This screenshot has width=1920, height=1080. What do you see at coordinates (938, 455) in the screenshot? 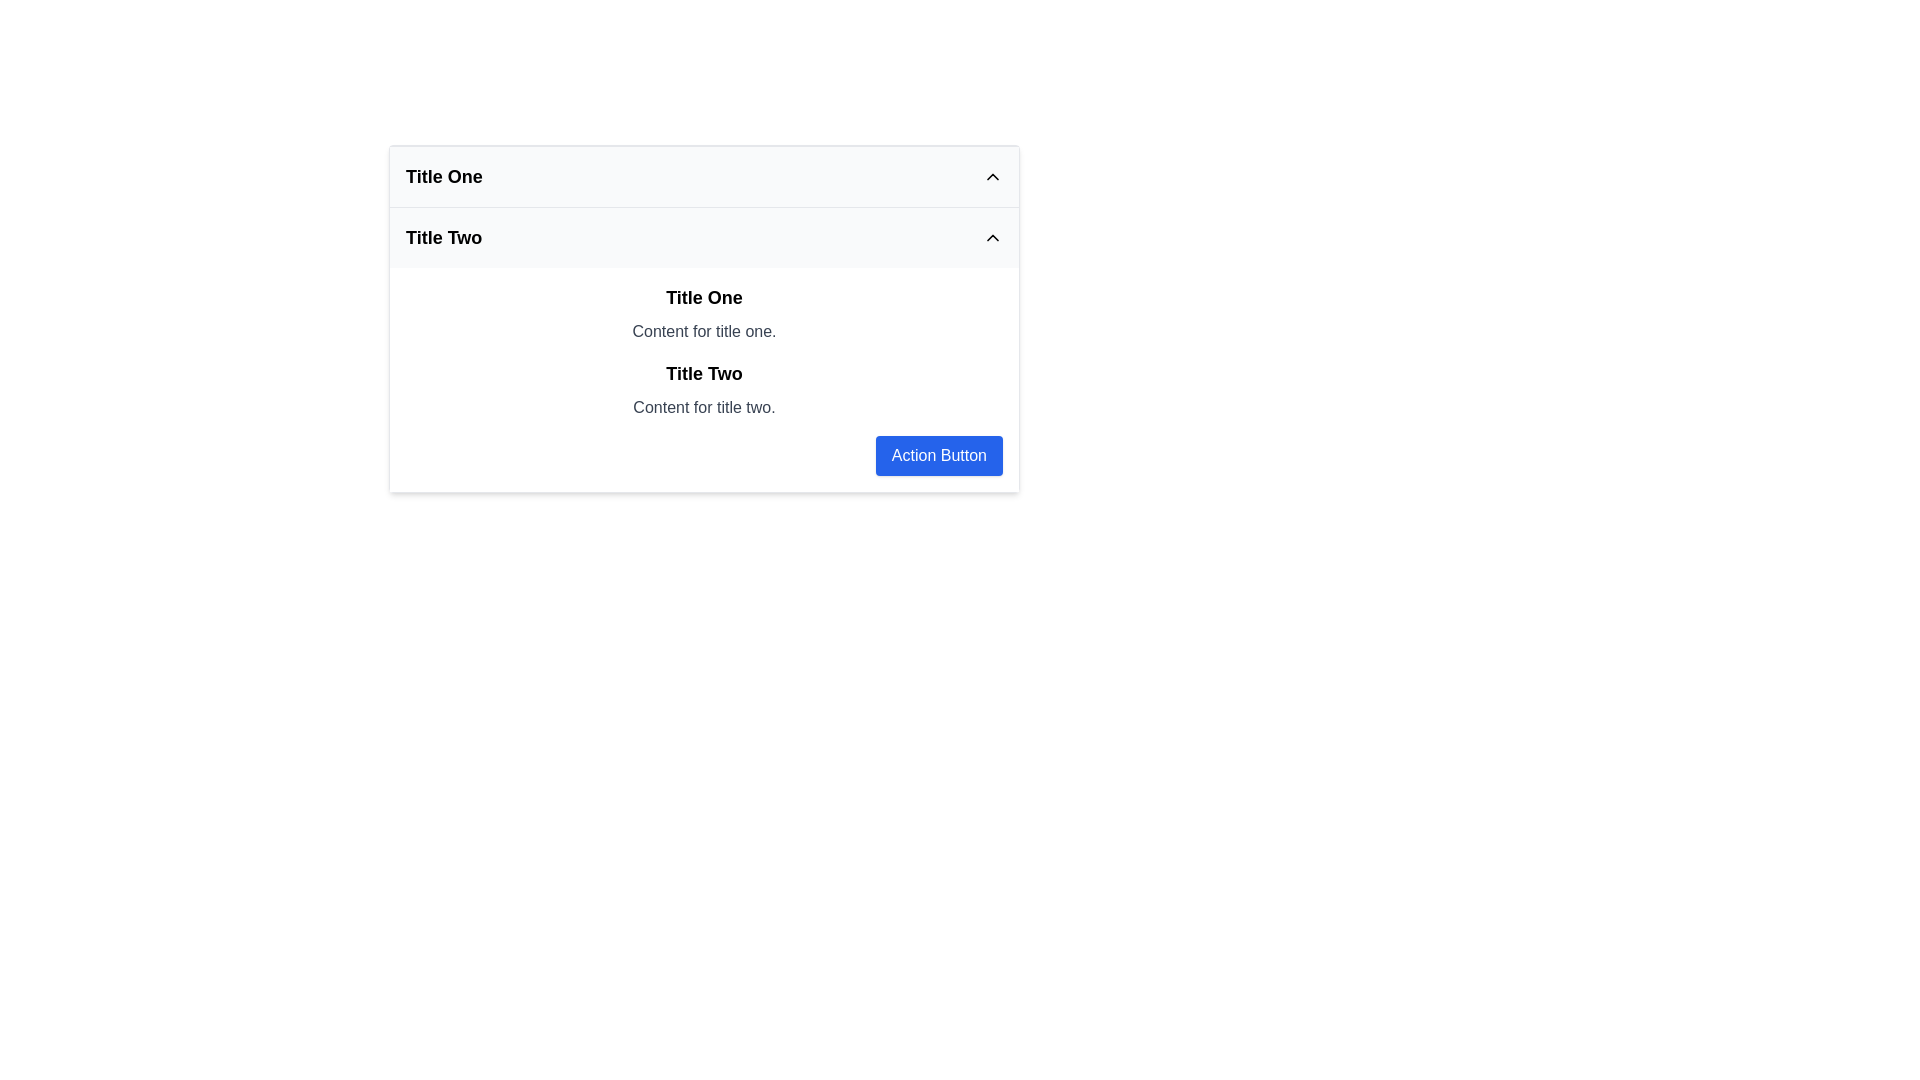
I see `the blue rectangular button with rounded corners labeled 'Action Button'` at bounding box center [938, 455].